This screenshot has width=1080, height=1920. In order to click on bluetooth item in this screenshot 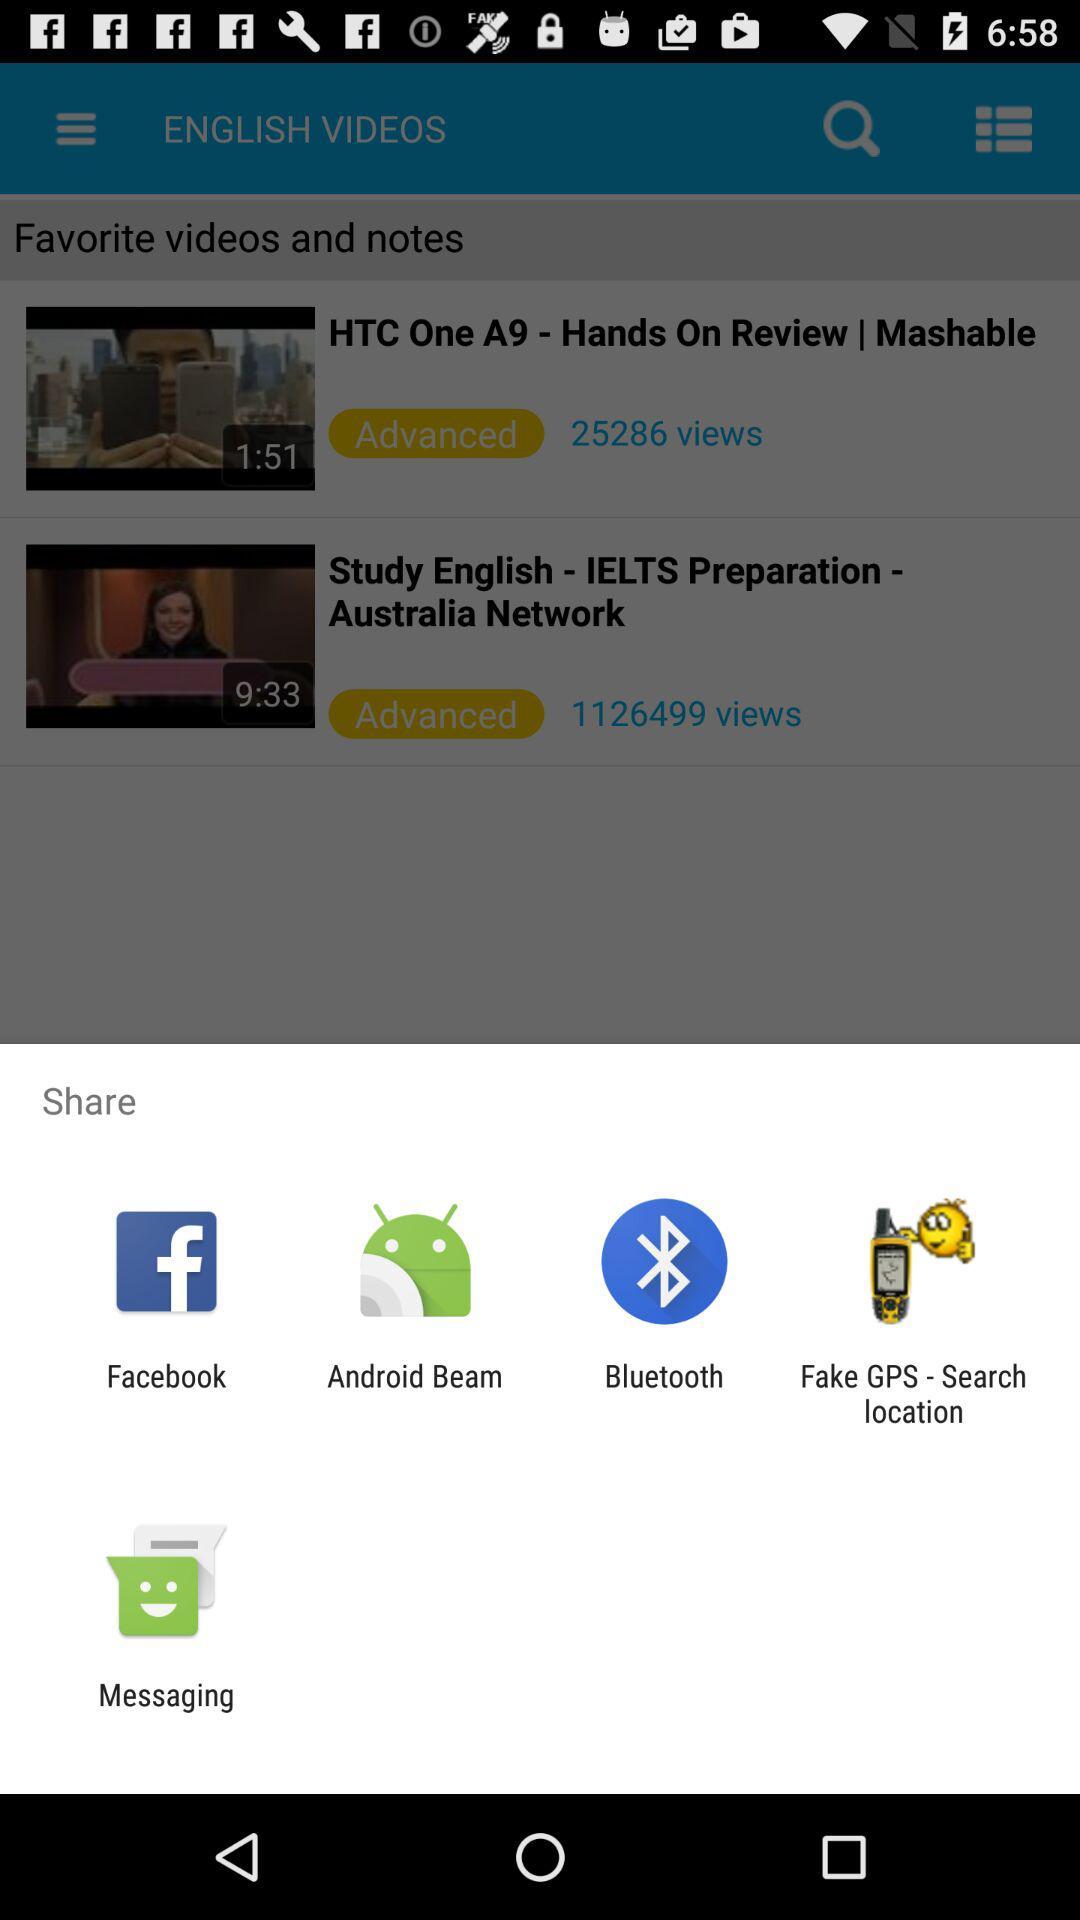, I will do `click(664, 1392)`.